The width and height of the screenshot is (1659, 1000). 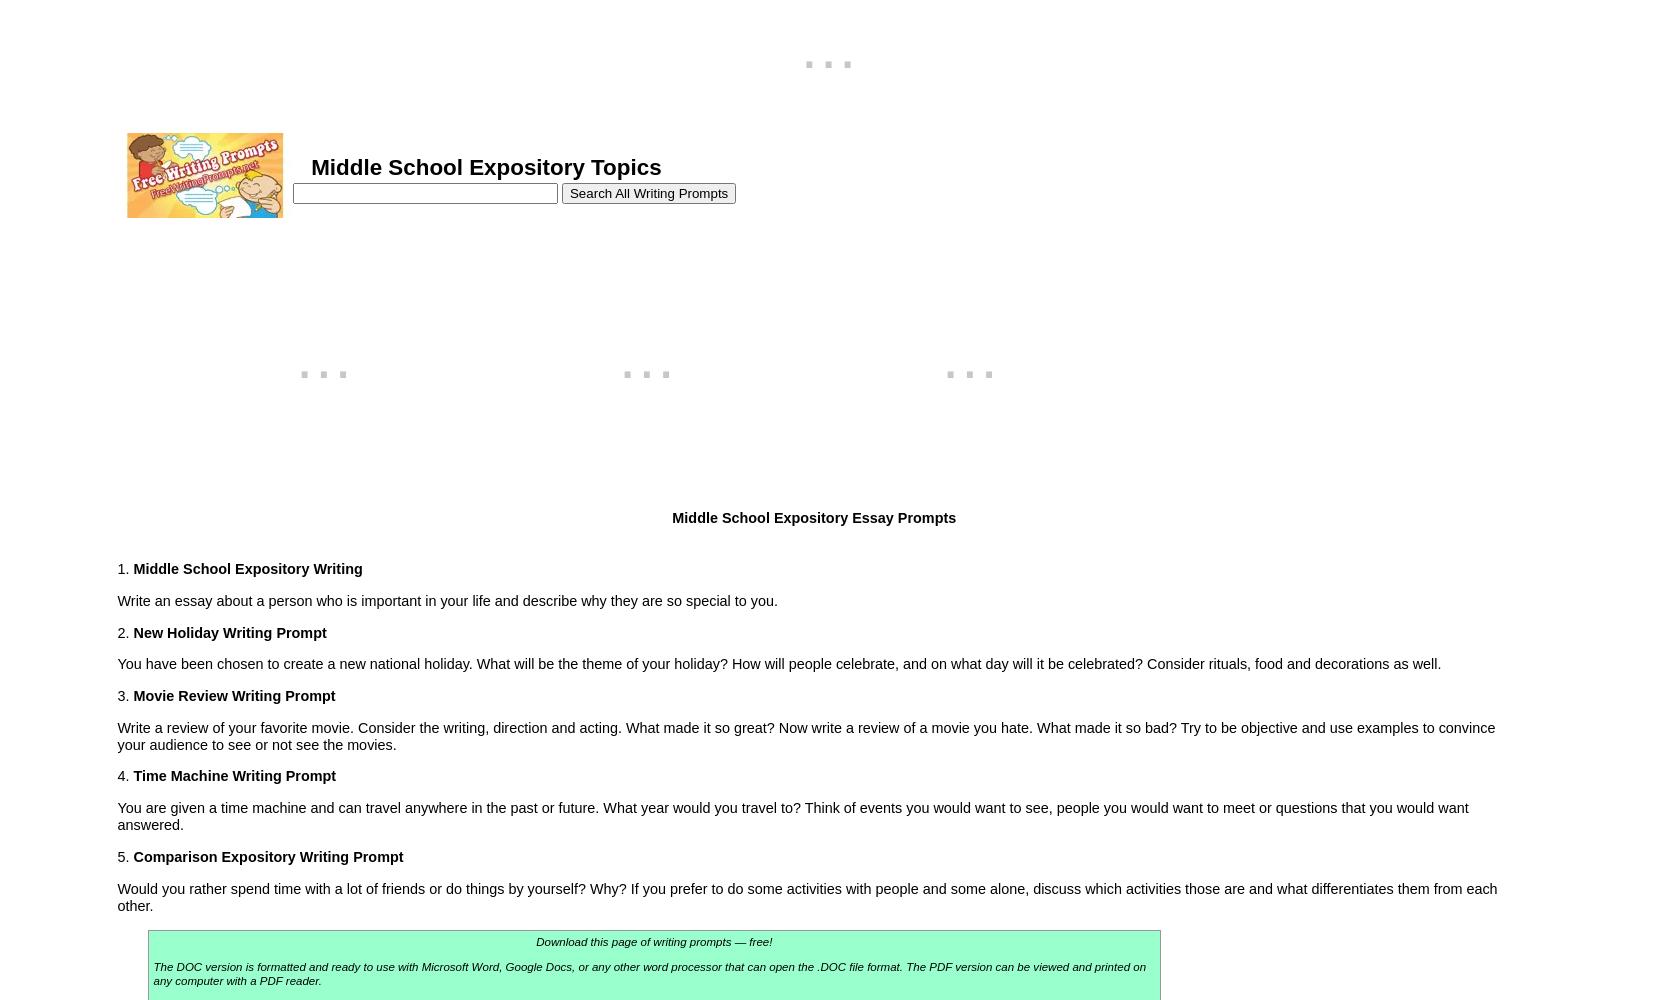 What do you see at coordinates (115, 815) in the screenshot?
I see `'You are given a time machine and can travel anywhere in the past or future. What year would you travel to? Think of events you would want to see, people you would want to meet or questions that you would want answered.'` at bounding box center [115, 815].